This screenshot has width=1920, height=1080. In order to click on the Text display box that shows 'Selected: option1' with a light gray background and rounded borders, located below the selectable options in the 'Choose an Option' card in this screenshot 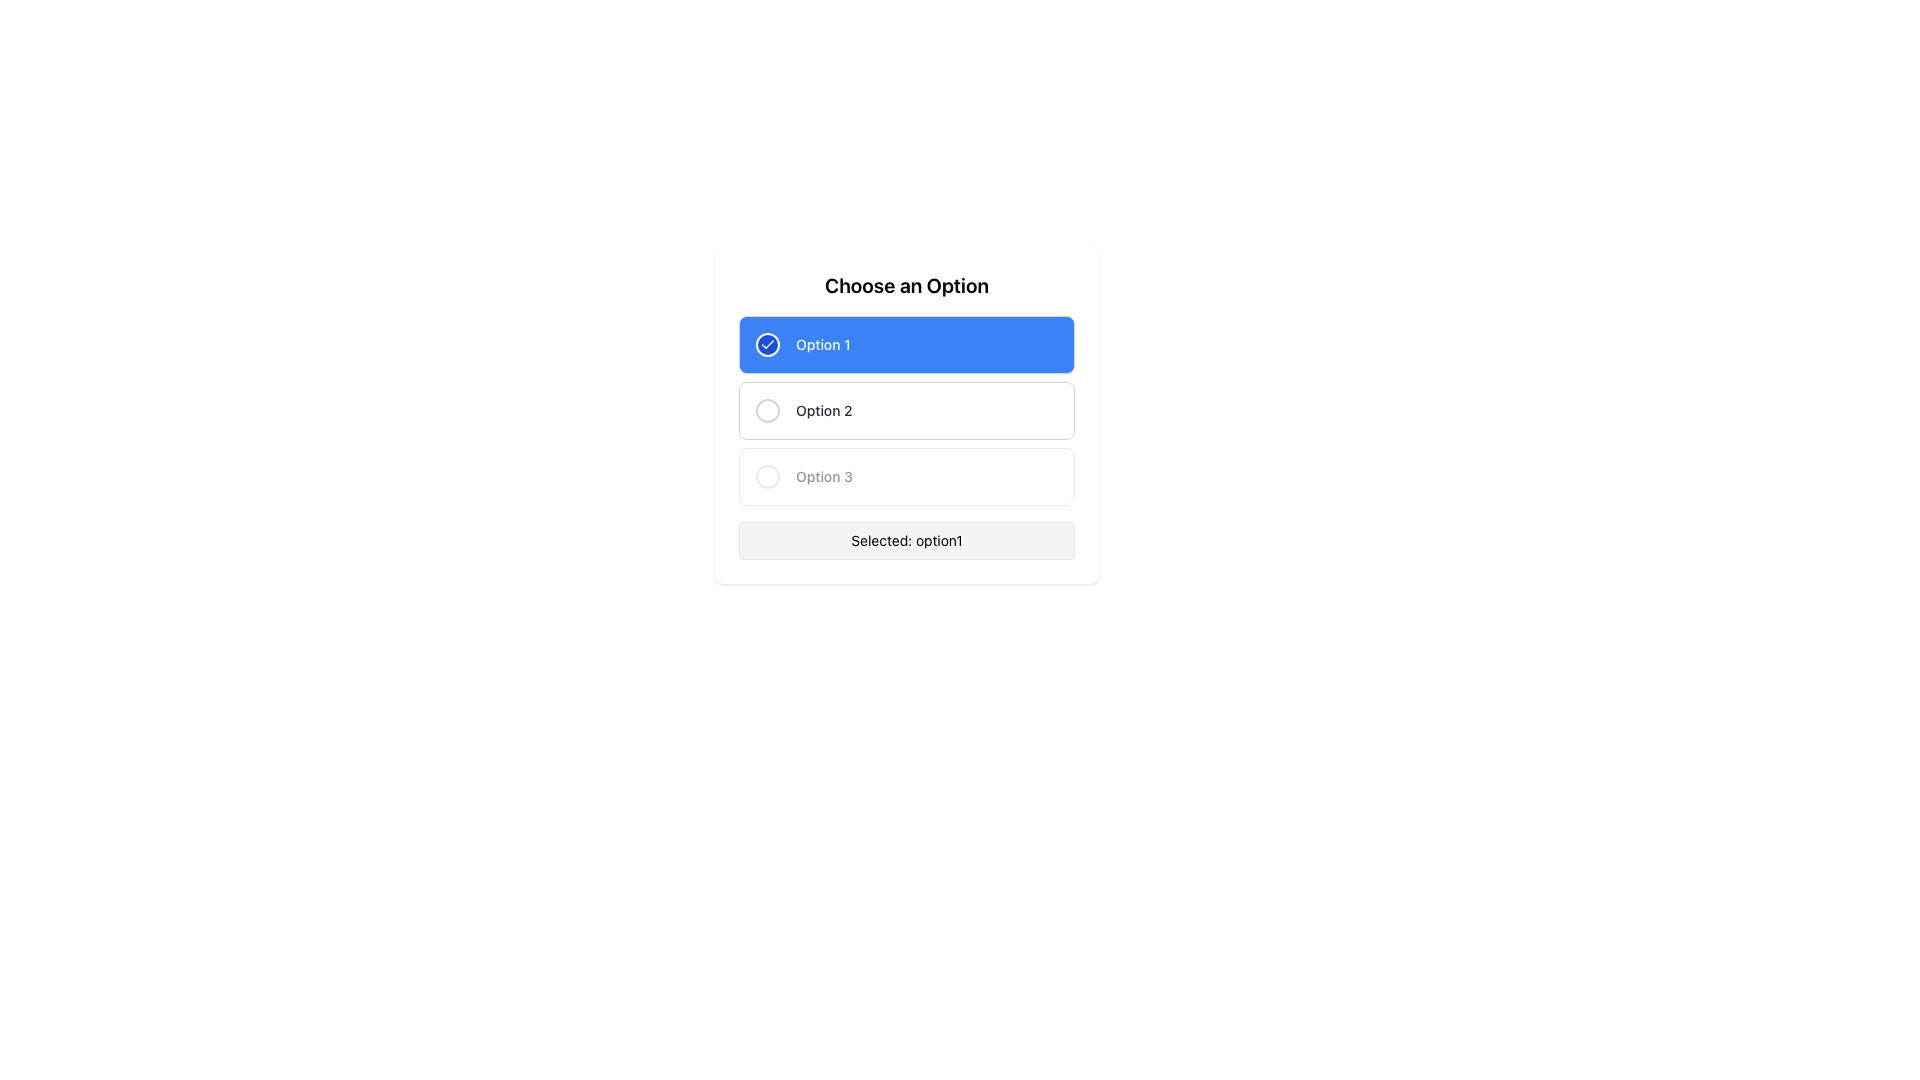, I will do `click(906, 540)`.